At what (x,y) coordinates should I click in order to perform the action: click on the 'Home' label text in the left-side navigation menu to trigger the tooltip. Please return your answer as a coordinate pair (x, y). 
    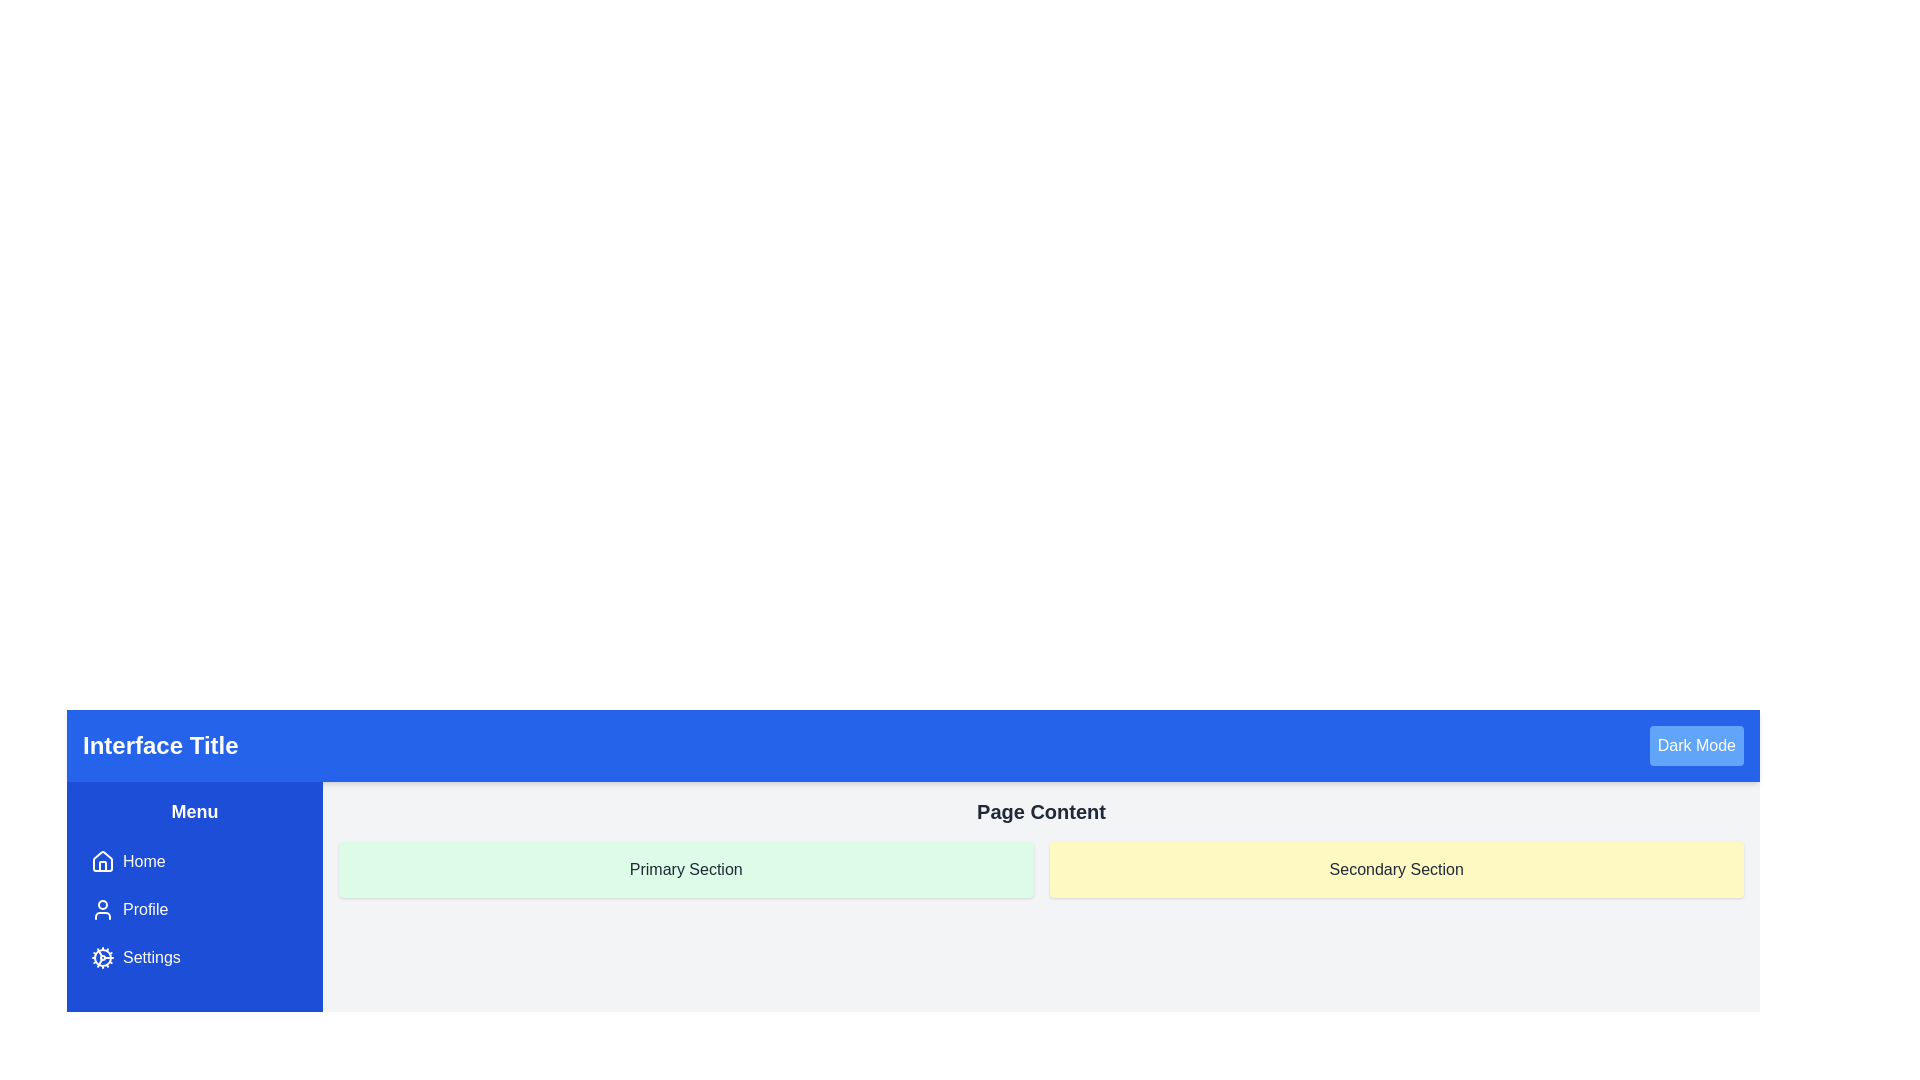
    Looking at the image, I should click on (143, 860).